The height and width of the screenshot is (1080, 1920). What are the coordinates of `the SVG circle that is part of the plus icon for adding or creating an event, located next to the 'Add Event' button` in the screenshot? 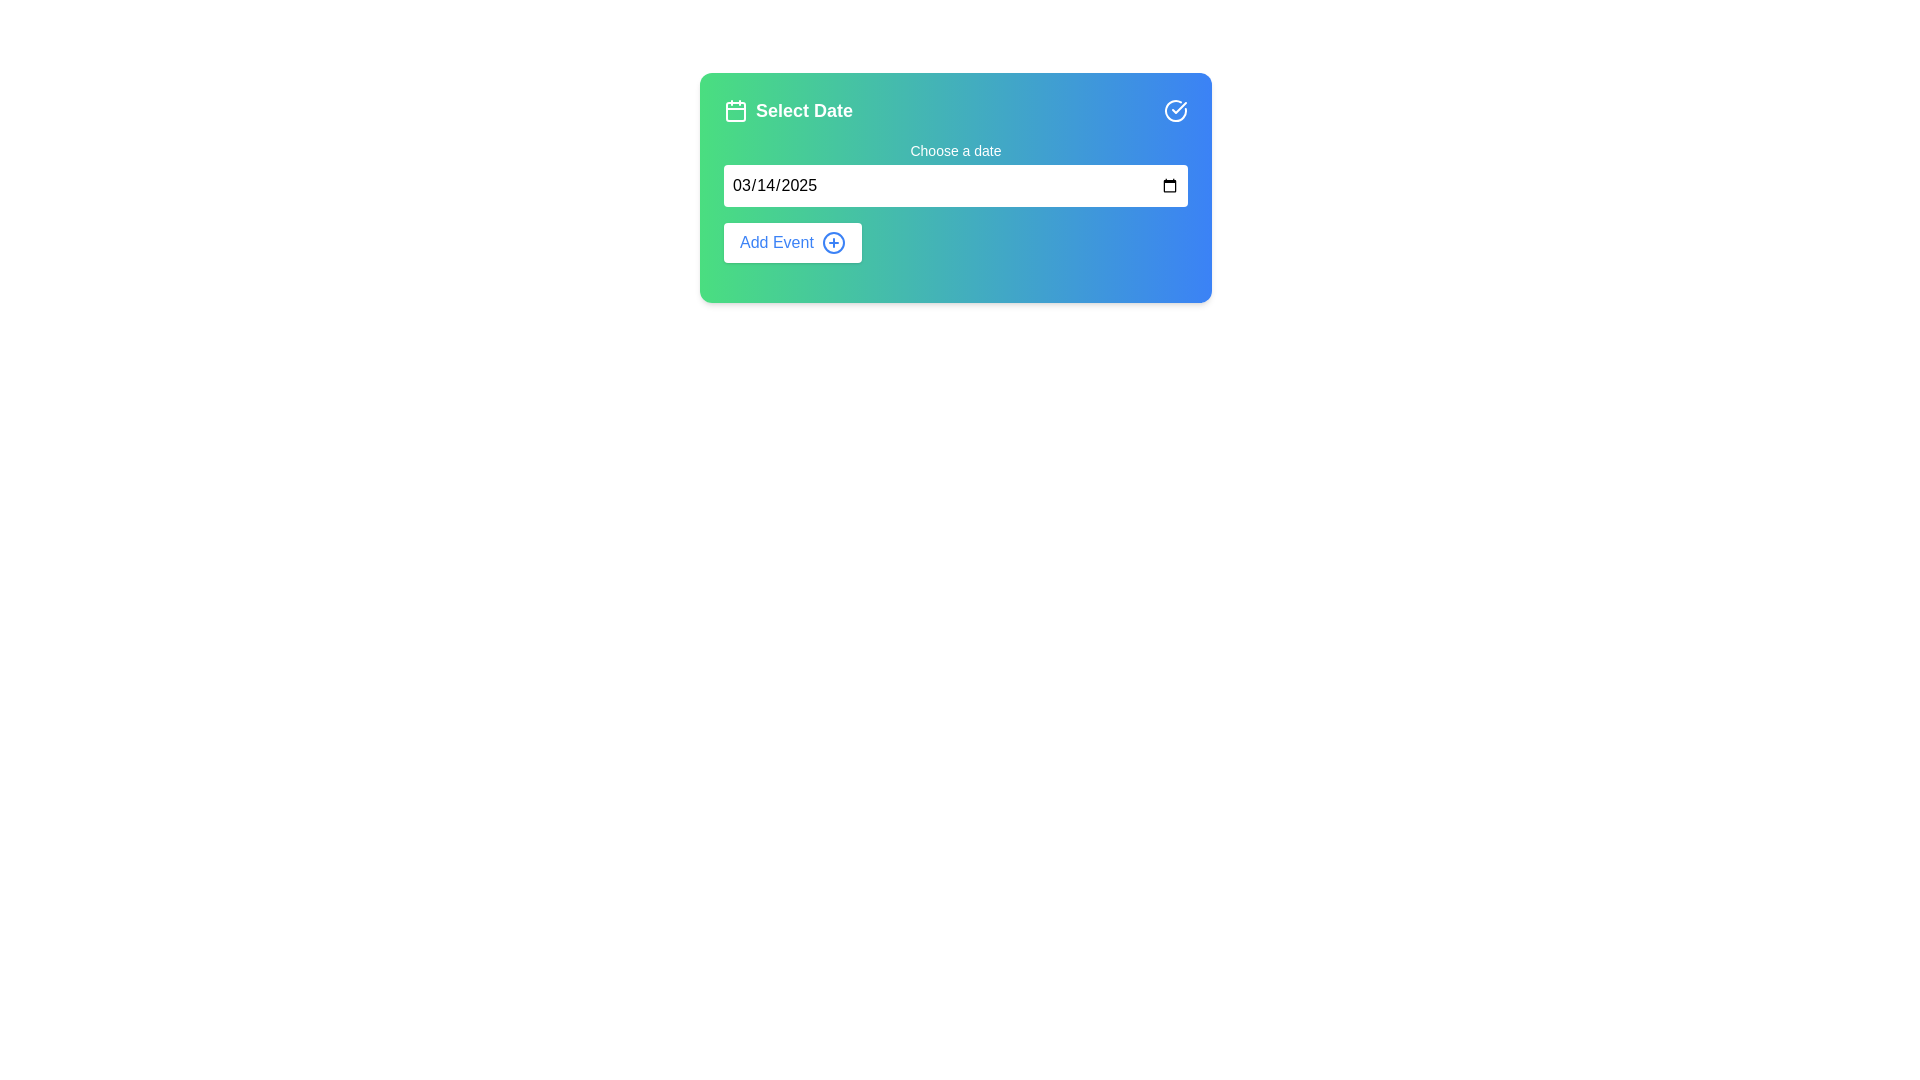 It's located at (833, 242).